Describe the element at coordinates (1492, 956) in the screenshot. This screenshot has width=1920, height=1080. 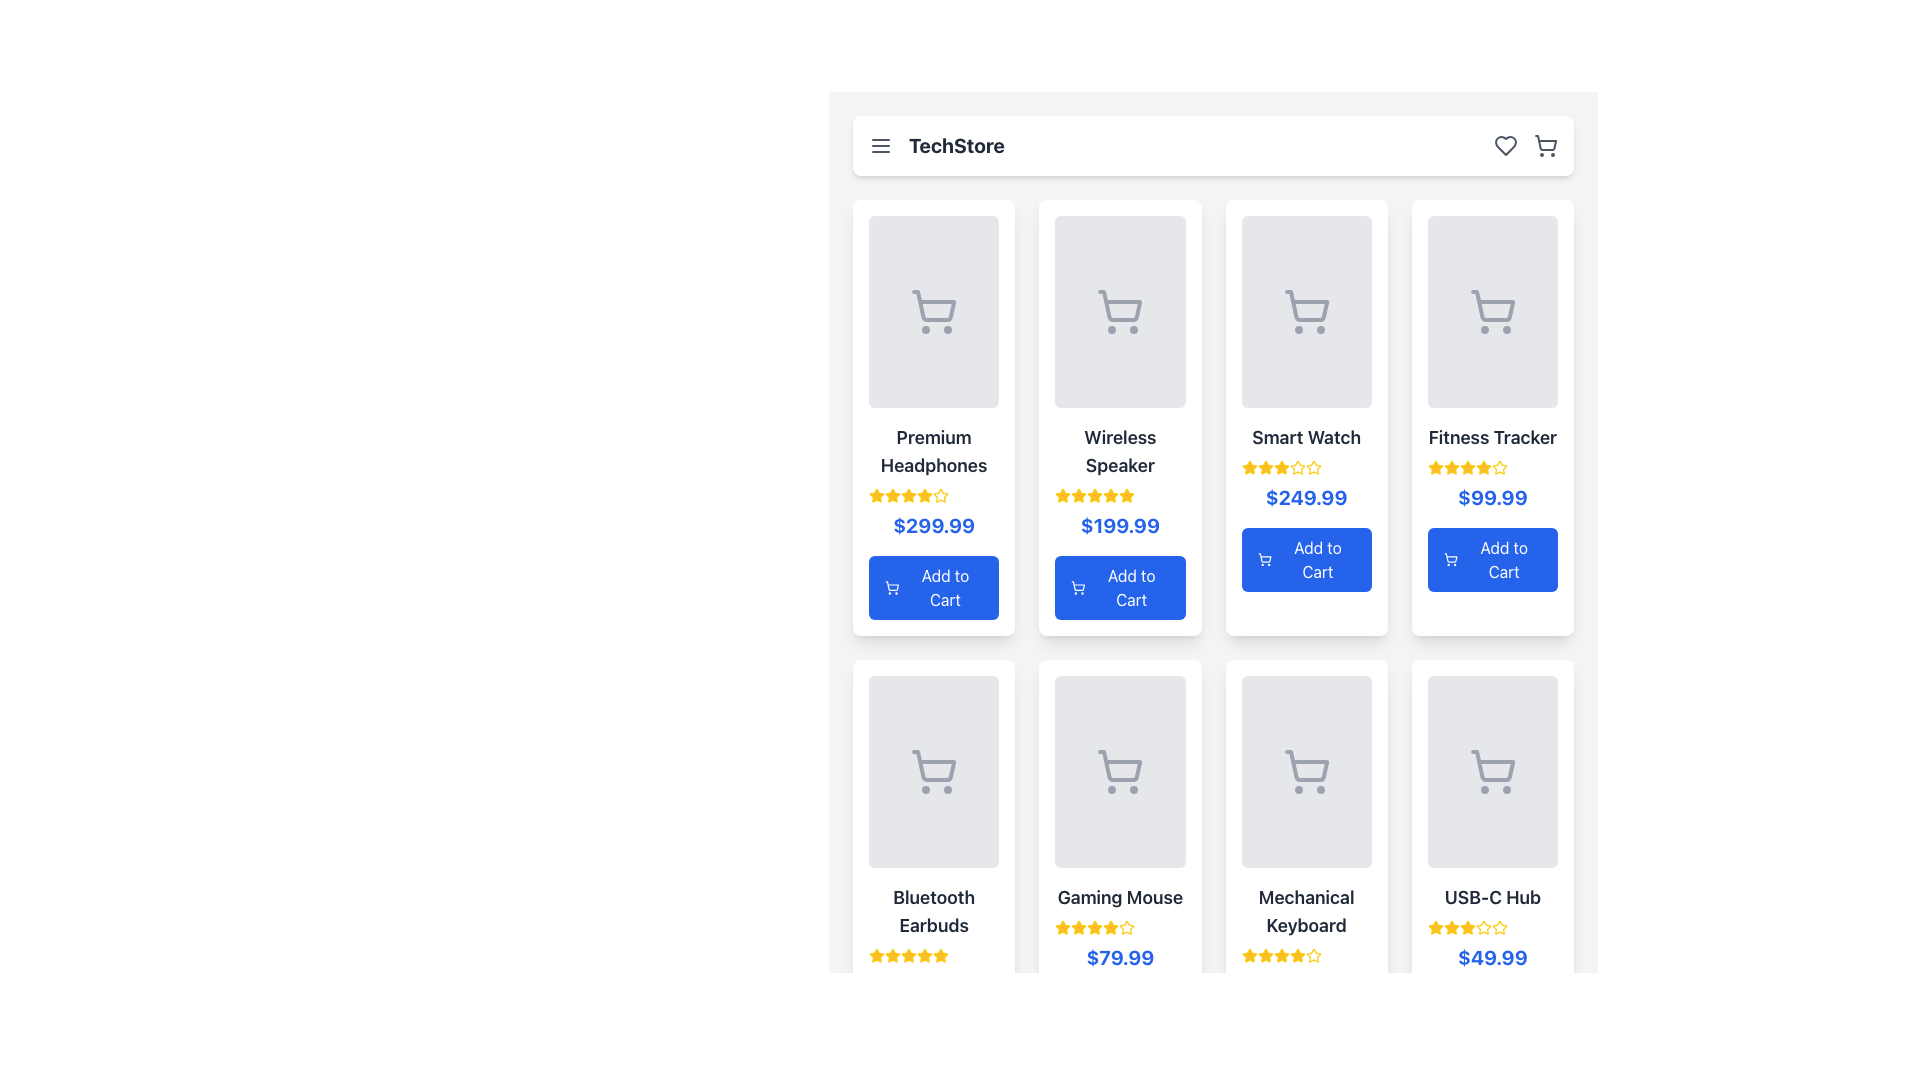
I see `the price display of the 'USB-C Hub' product` at that location.